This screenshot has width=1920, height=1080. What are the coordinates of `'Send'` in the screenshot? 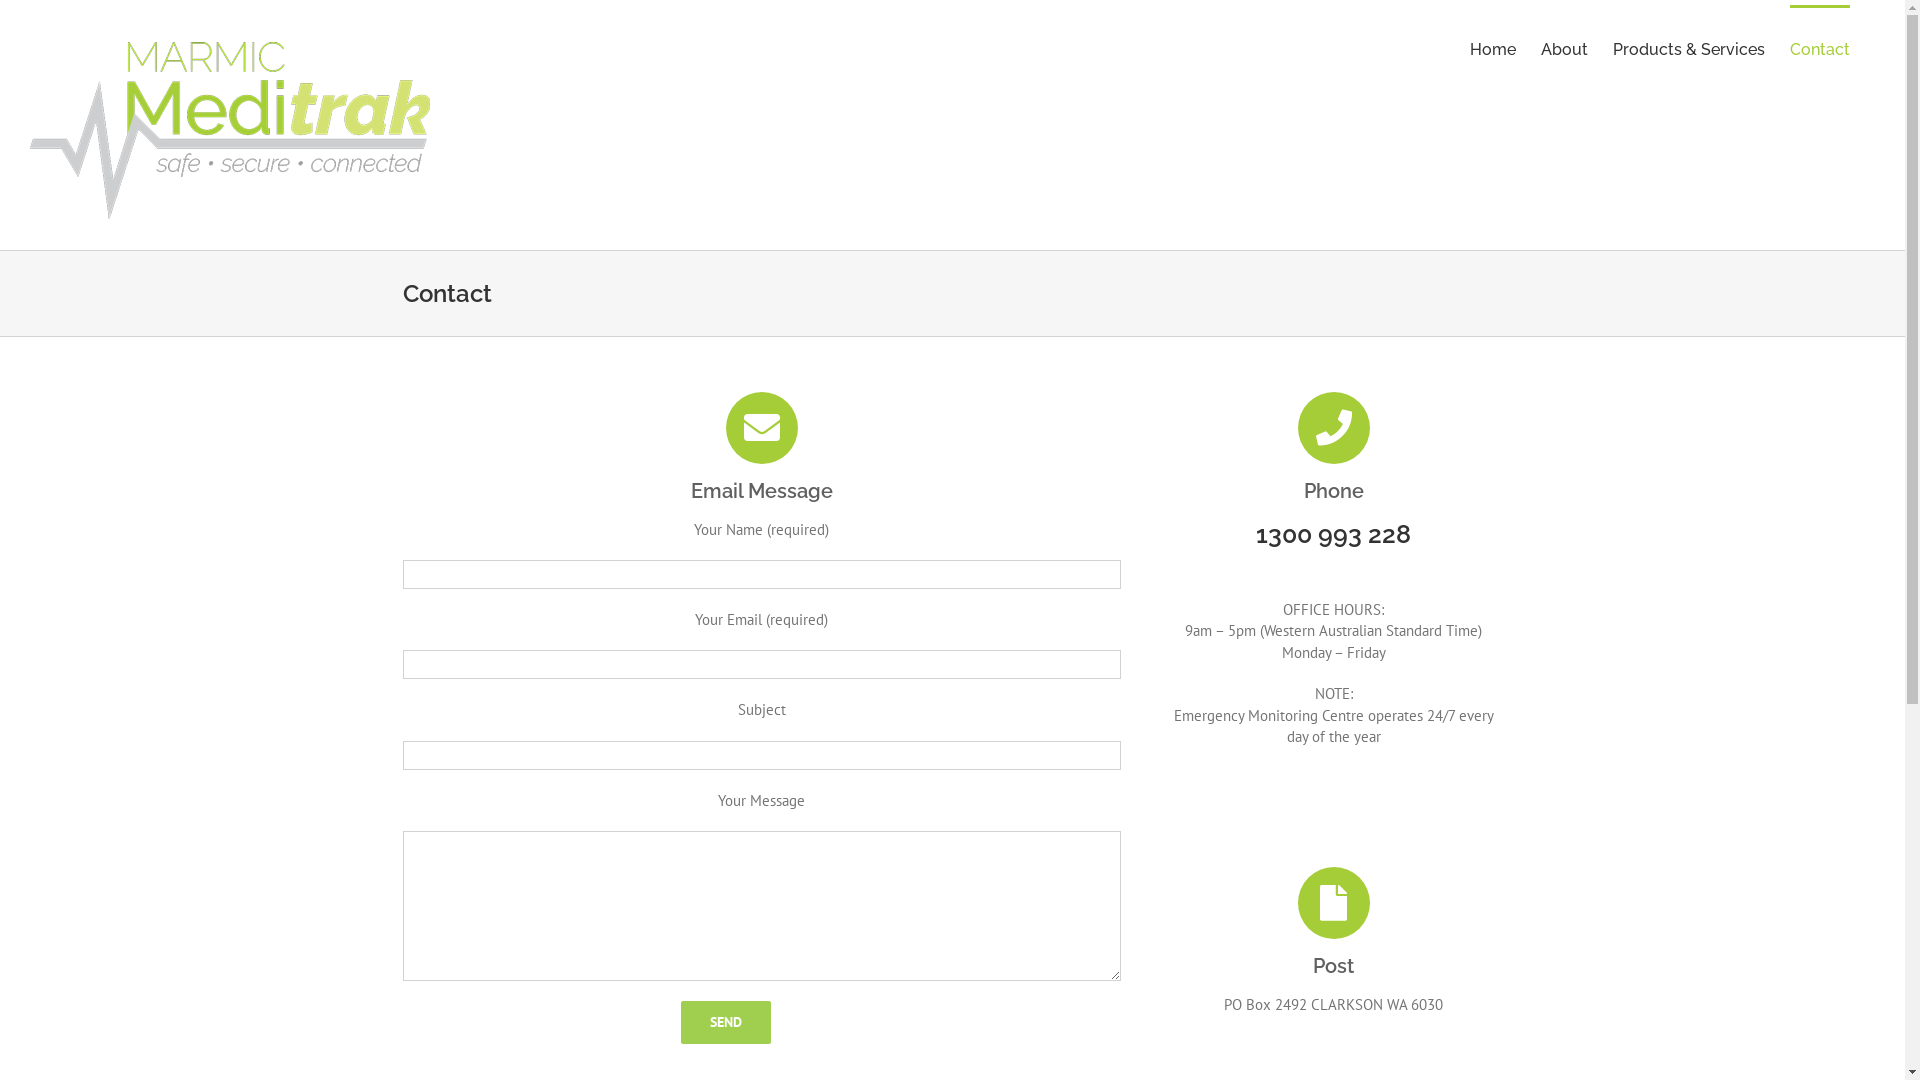 It's located at (681, 1022).